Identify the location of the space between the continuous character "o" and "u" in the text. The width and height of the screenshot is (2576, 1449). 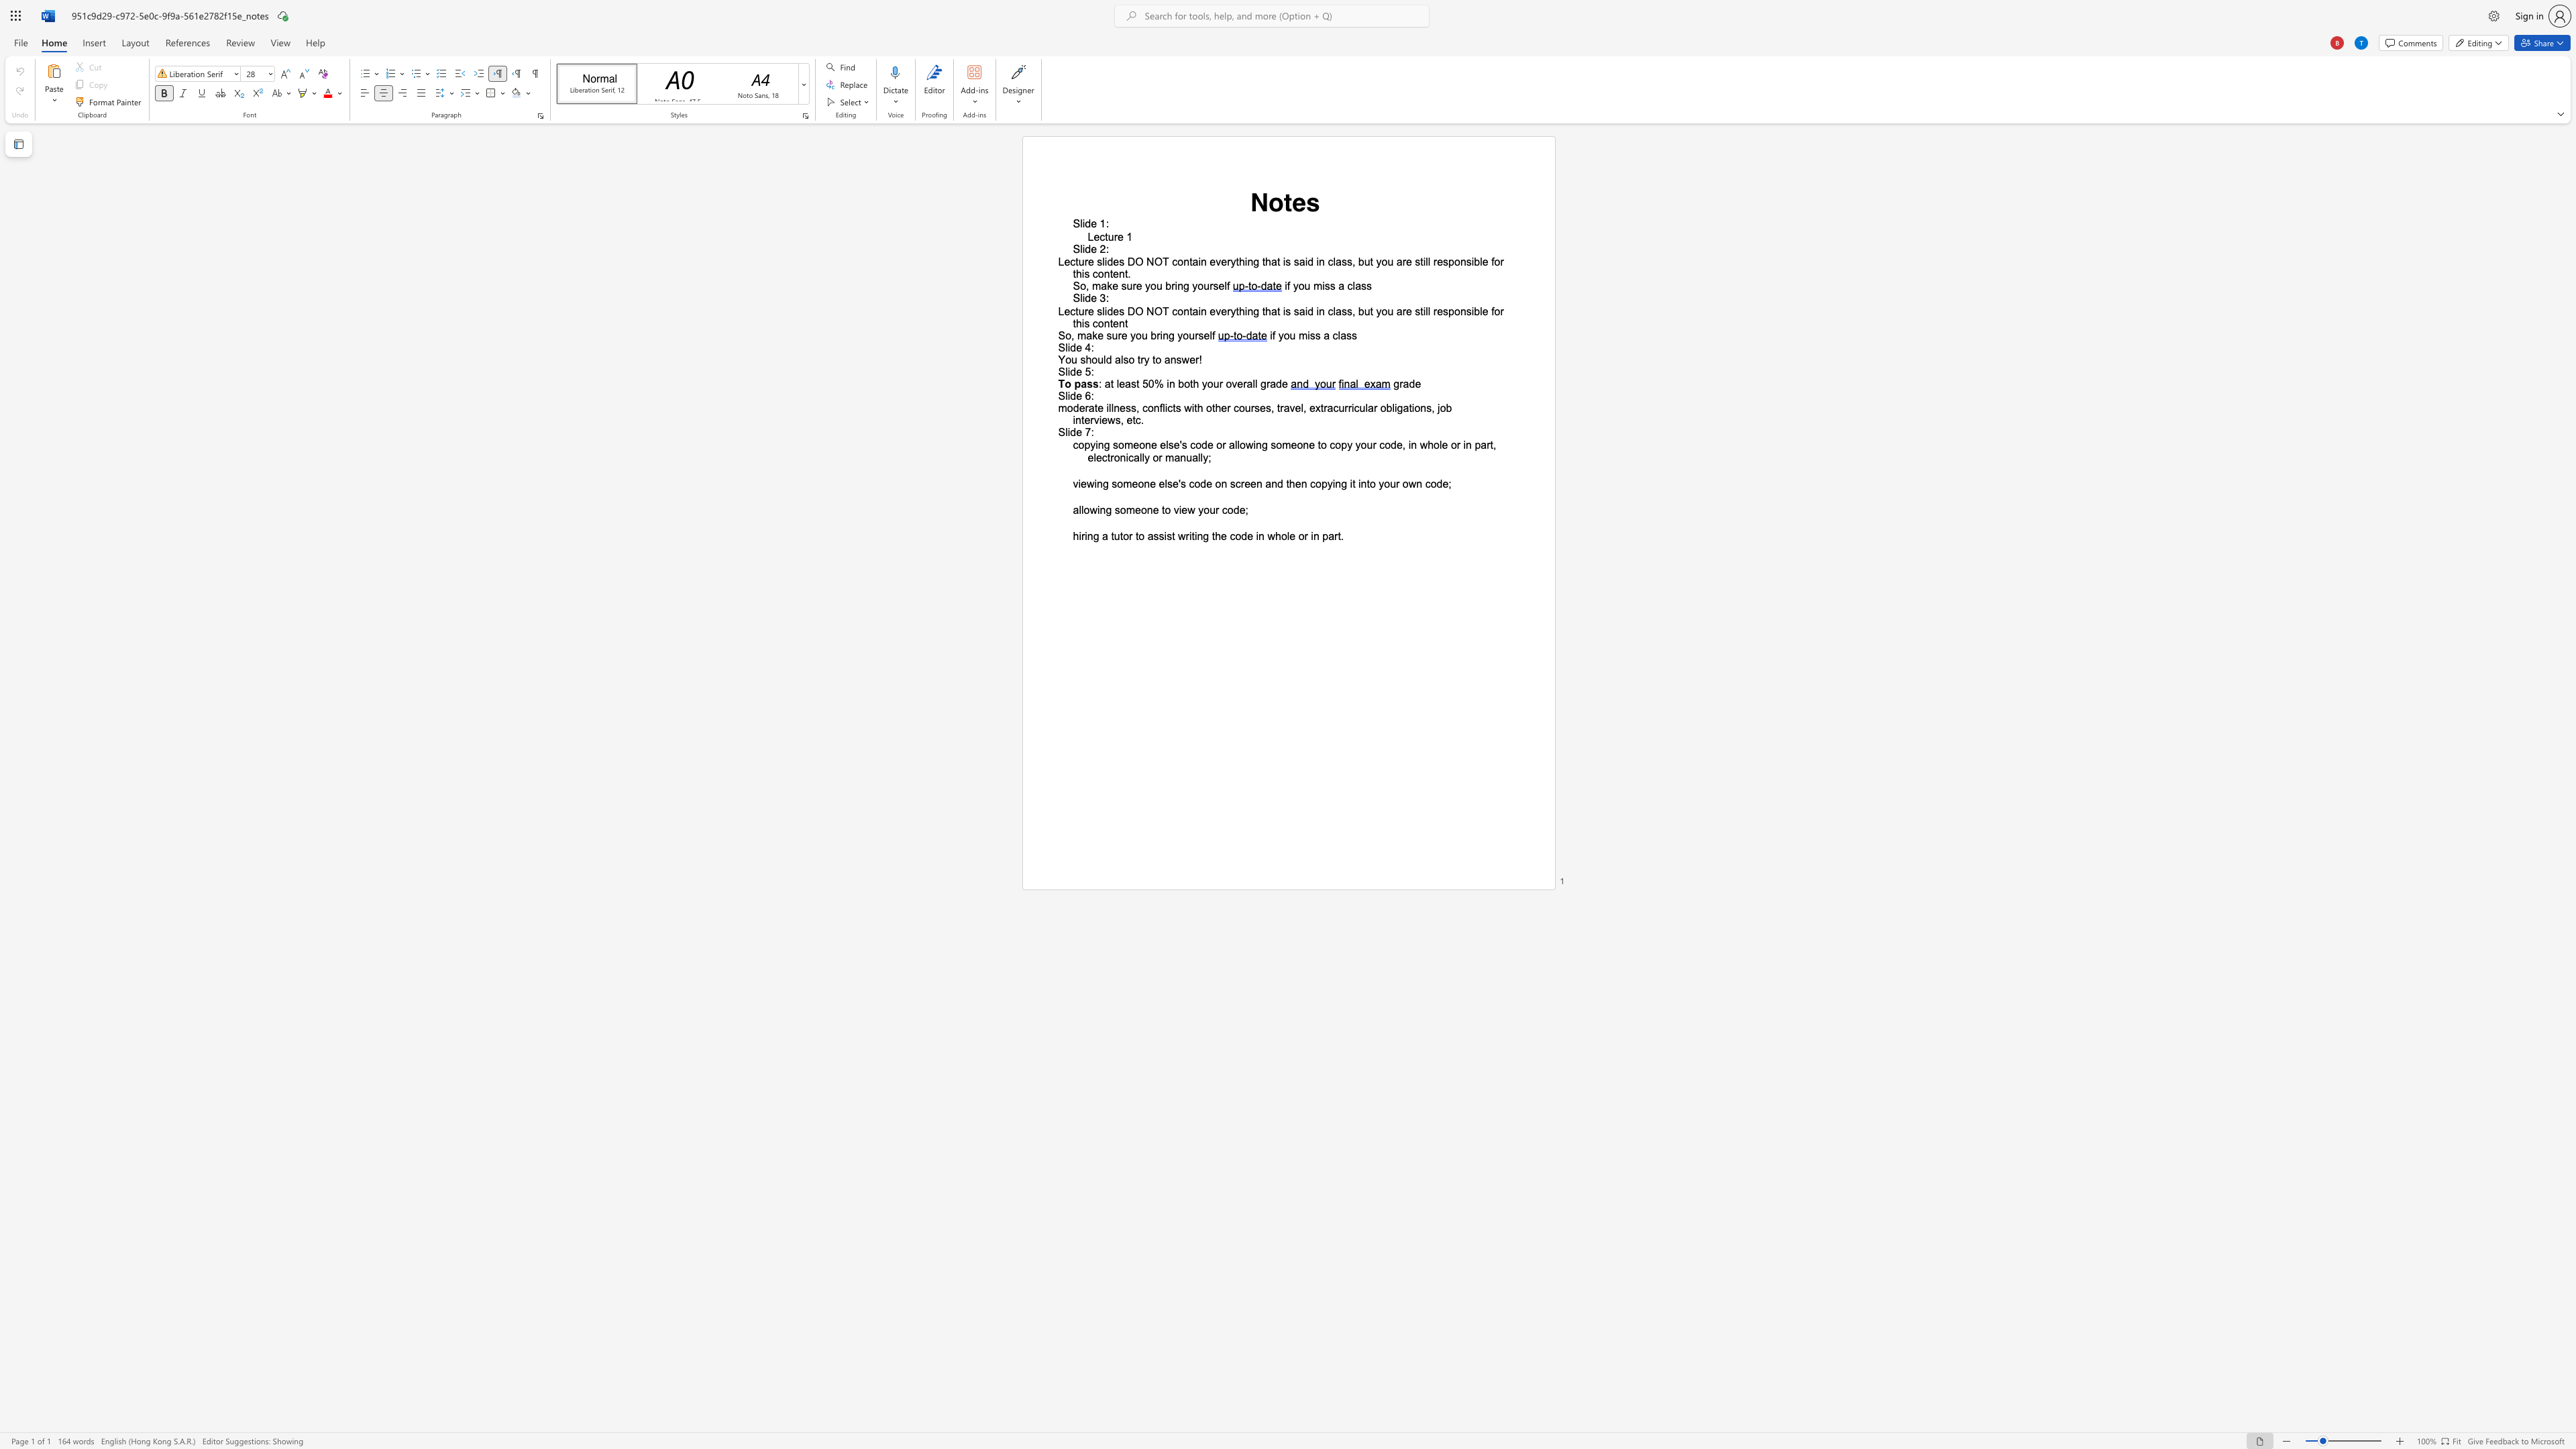
(1304, 284).